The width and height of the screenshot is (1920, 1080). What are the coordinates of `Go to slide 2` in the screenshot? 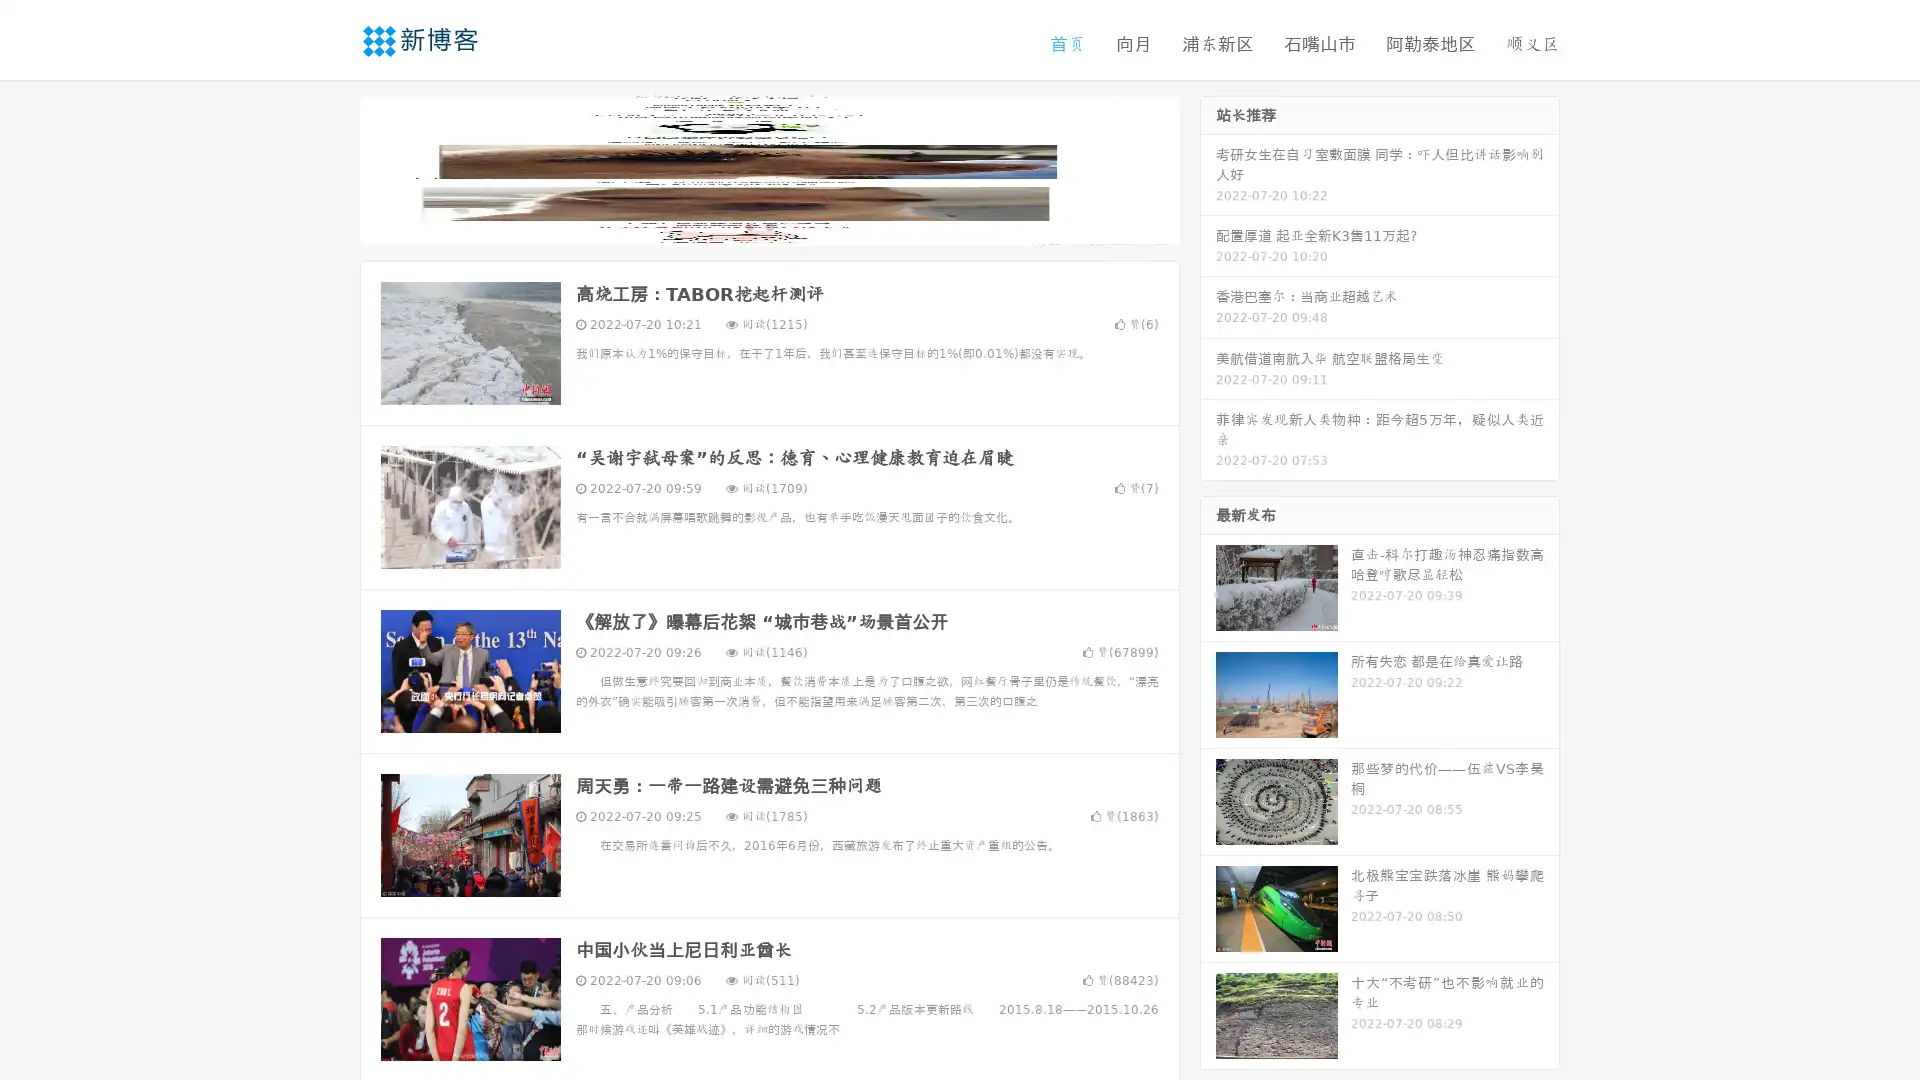 It's located at (768, 225).